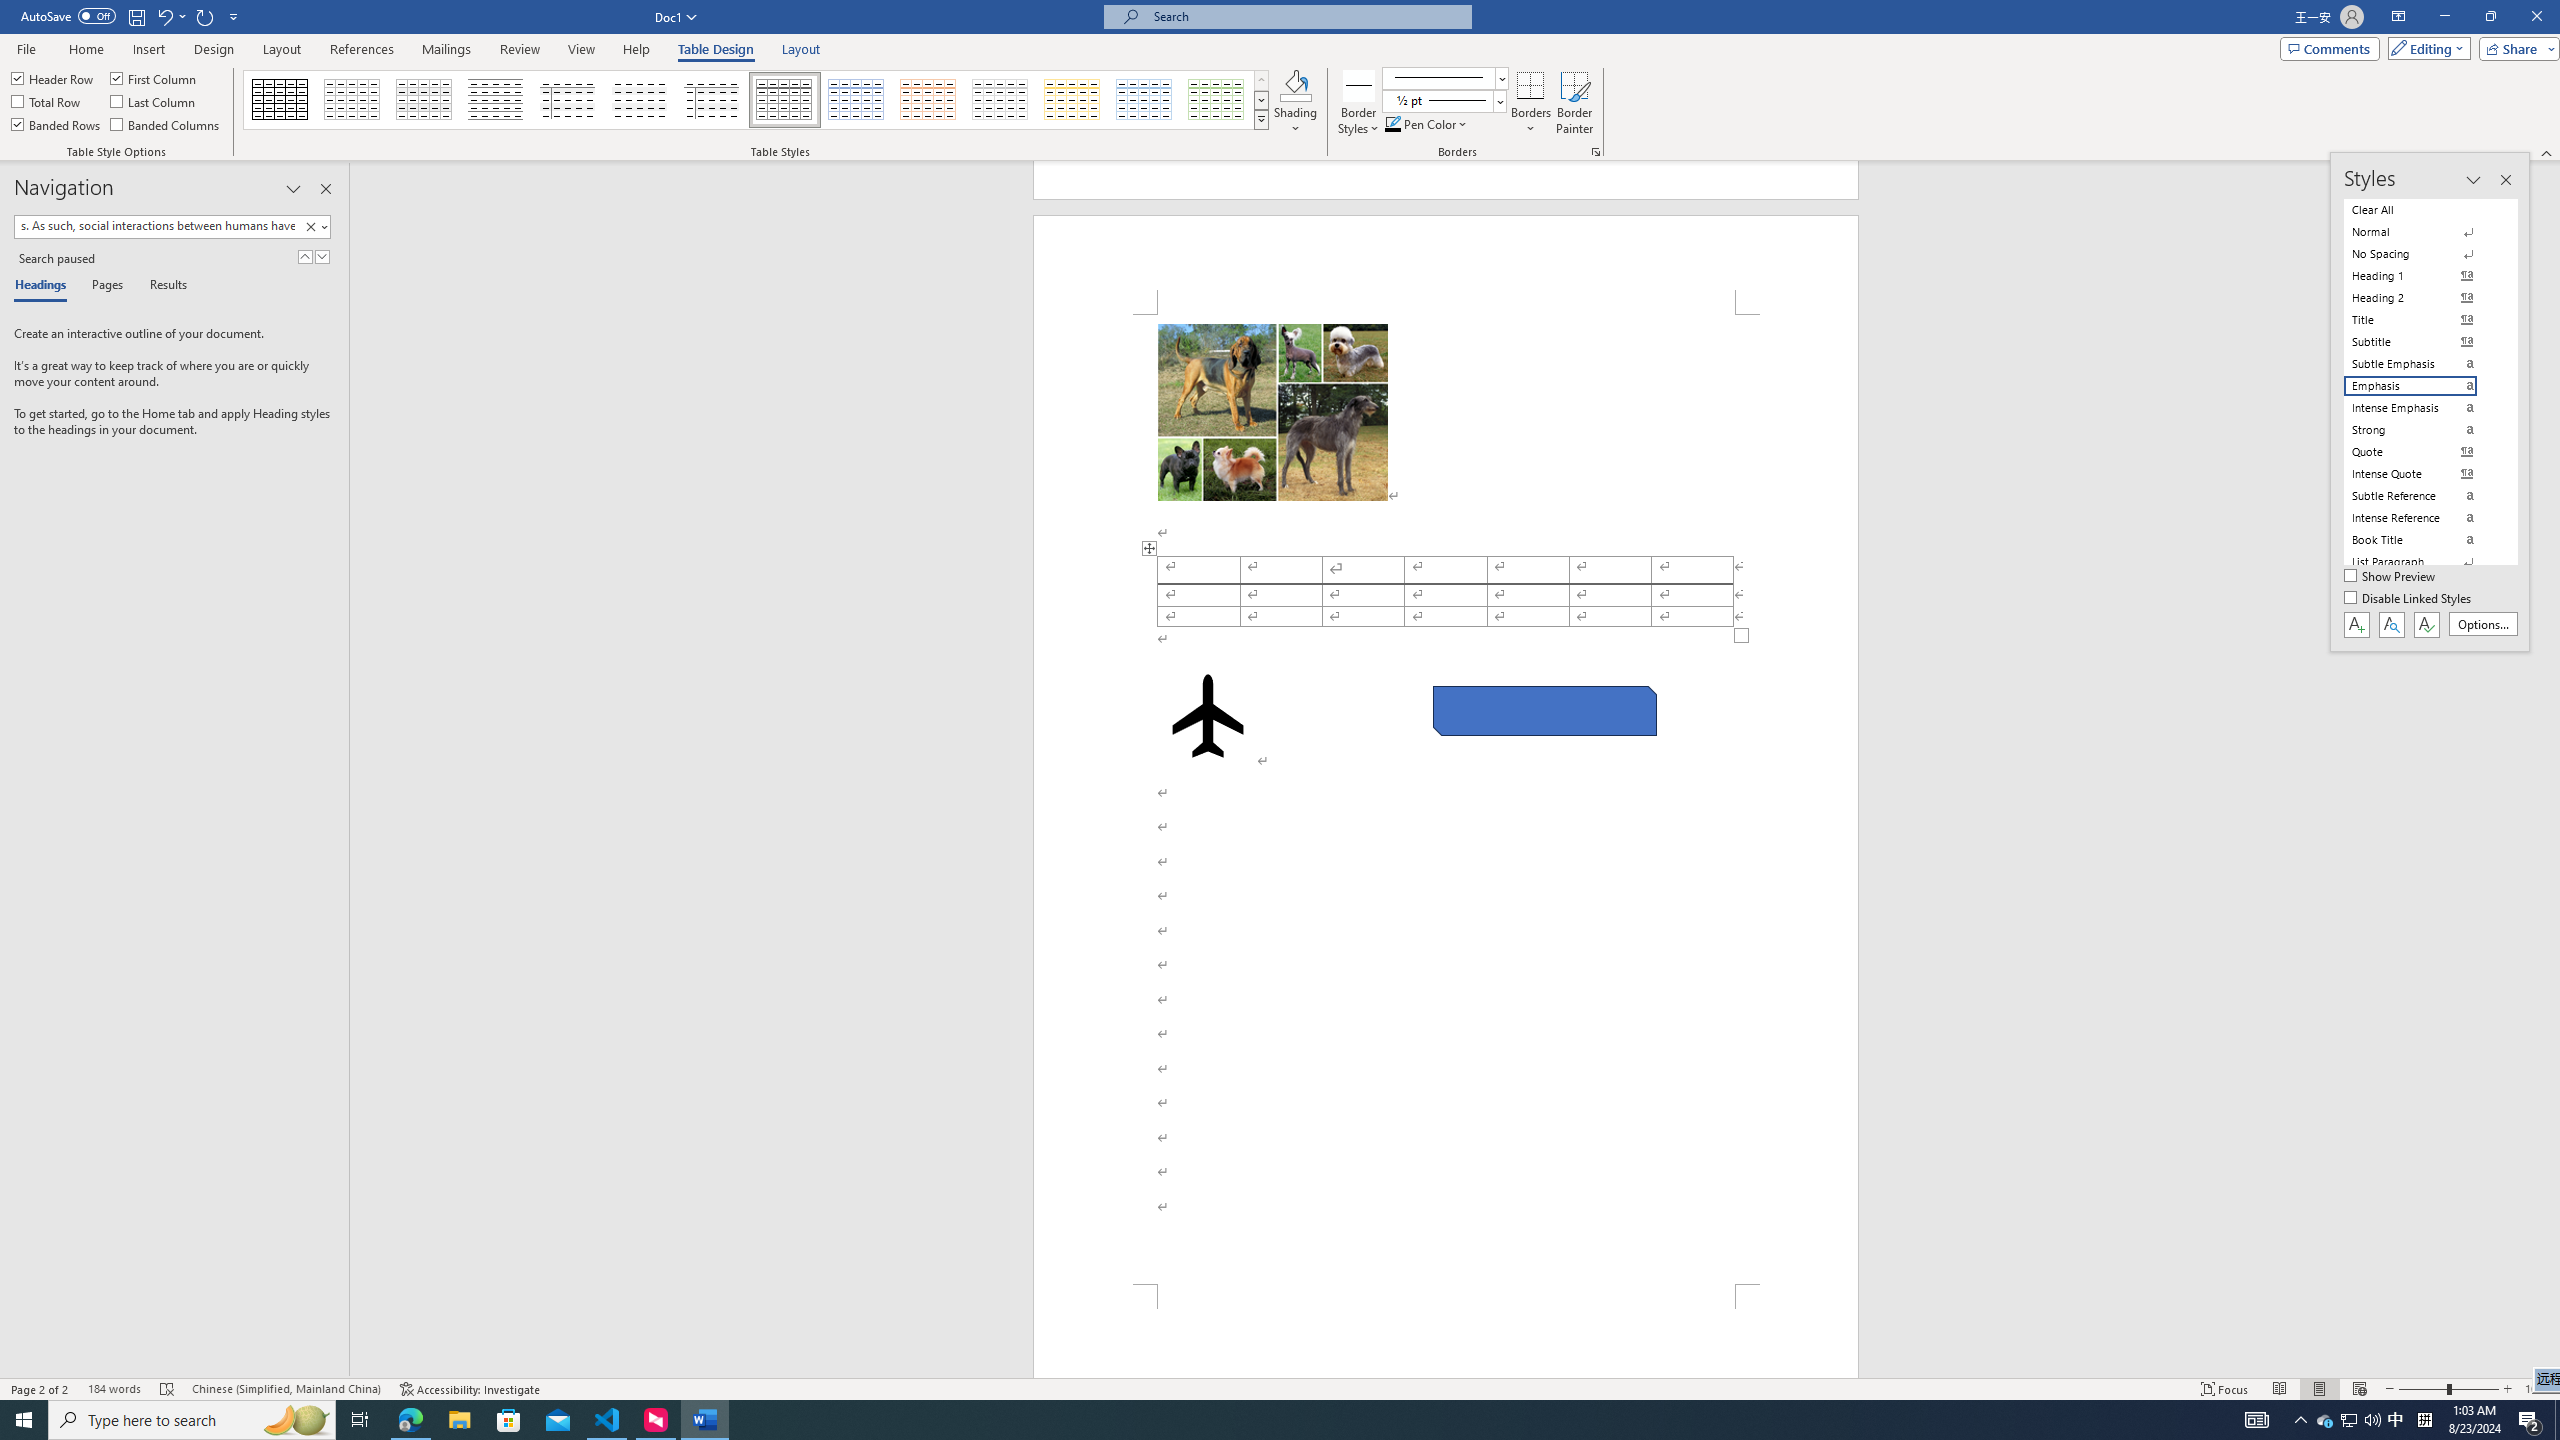  What do you see at coordinates (2422, 451) in the screenshot?
I see `'Quote'` at bounding box center [2422, 451].